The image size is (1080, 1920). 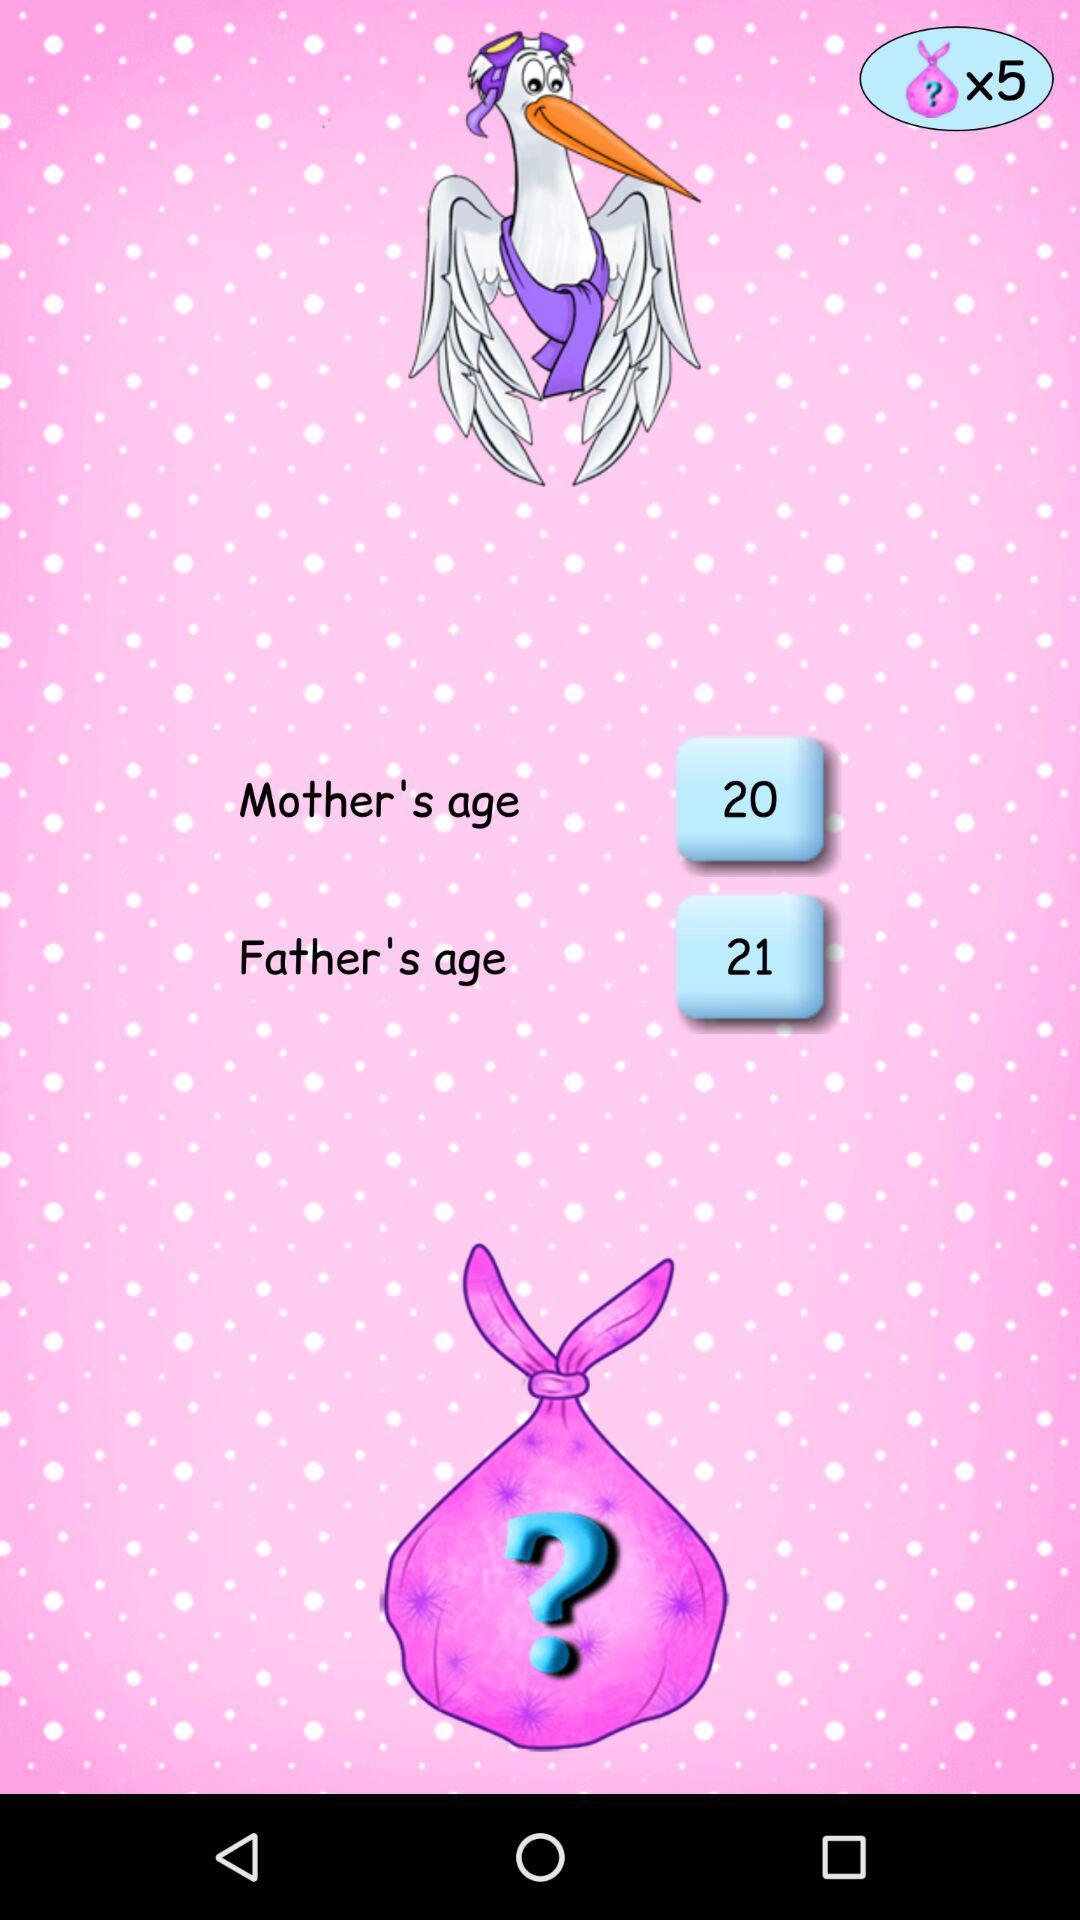 I want to click on the 21, so click(x=749, y=954).